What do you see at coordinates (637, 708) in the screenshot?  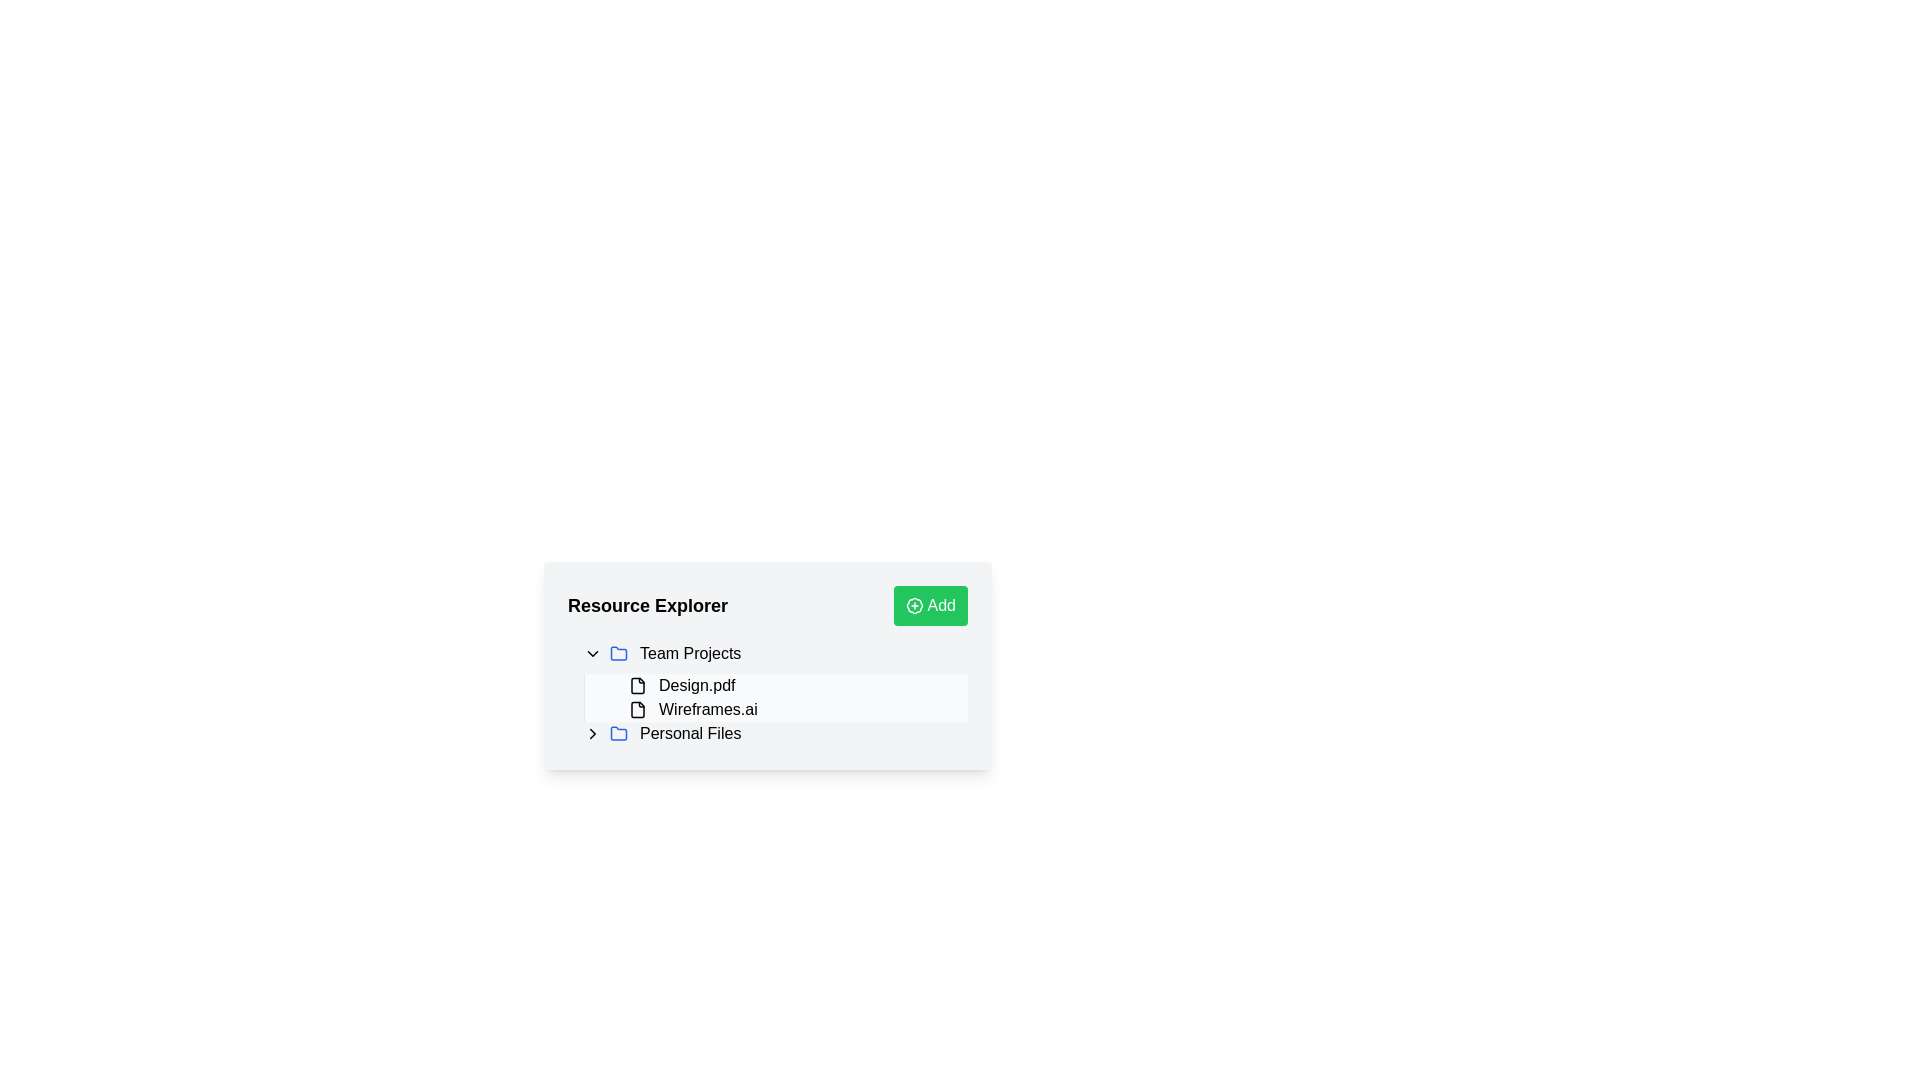 I see `the File type icon, which resembles a document file with a folded corner, located next to the 'Wireframes.ai' text file entry` at bounding box center [637, 708].